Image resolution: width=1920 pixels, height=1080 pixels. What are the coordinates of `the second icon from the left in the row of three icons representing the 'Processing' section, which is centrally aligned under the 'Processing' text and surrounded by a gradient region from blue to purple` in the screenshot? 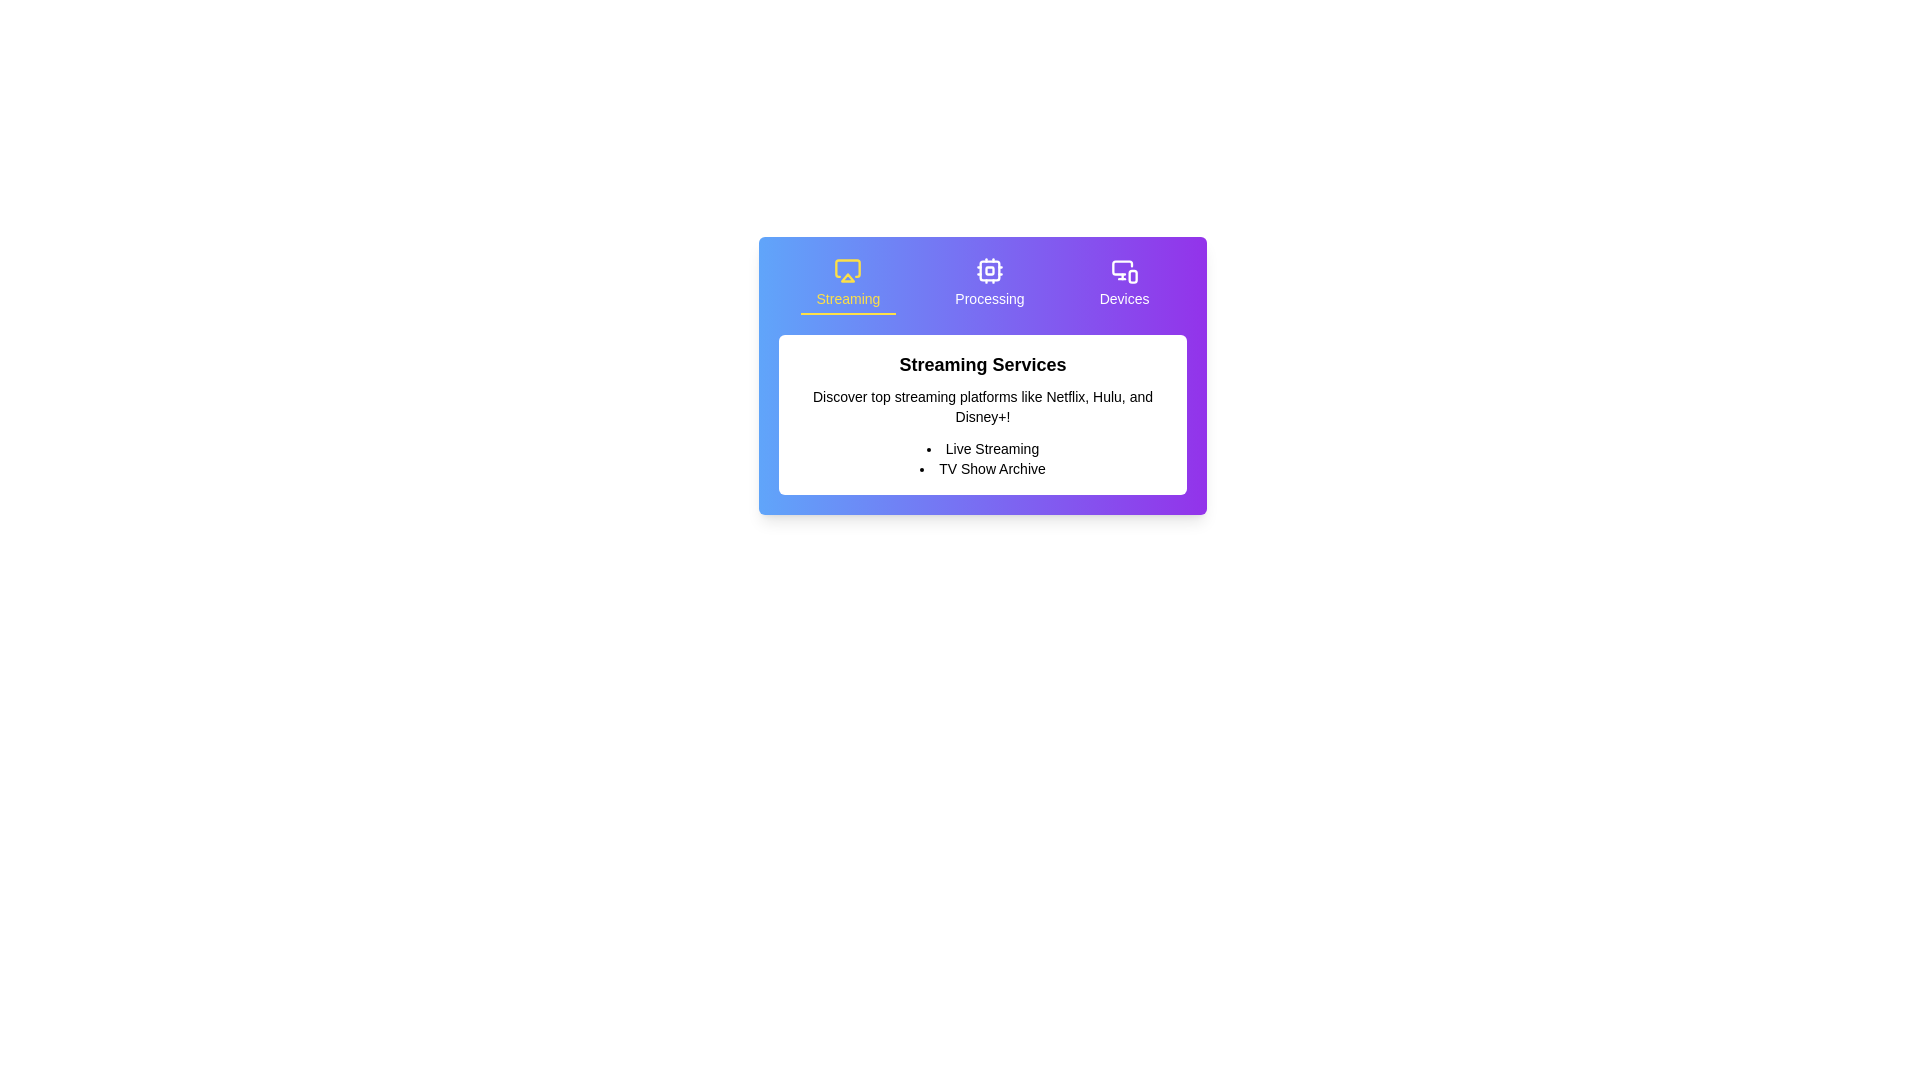 It's located at (989, 270).